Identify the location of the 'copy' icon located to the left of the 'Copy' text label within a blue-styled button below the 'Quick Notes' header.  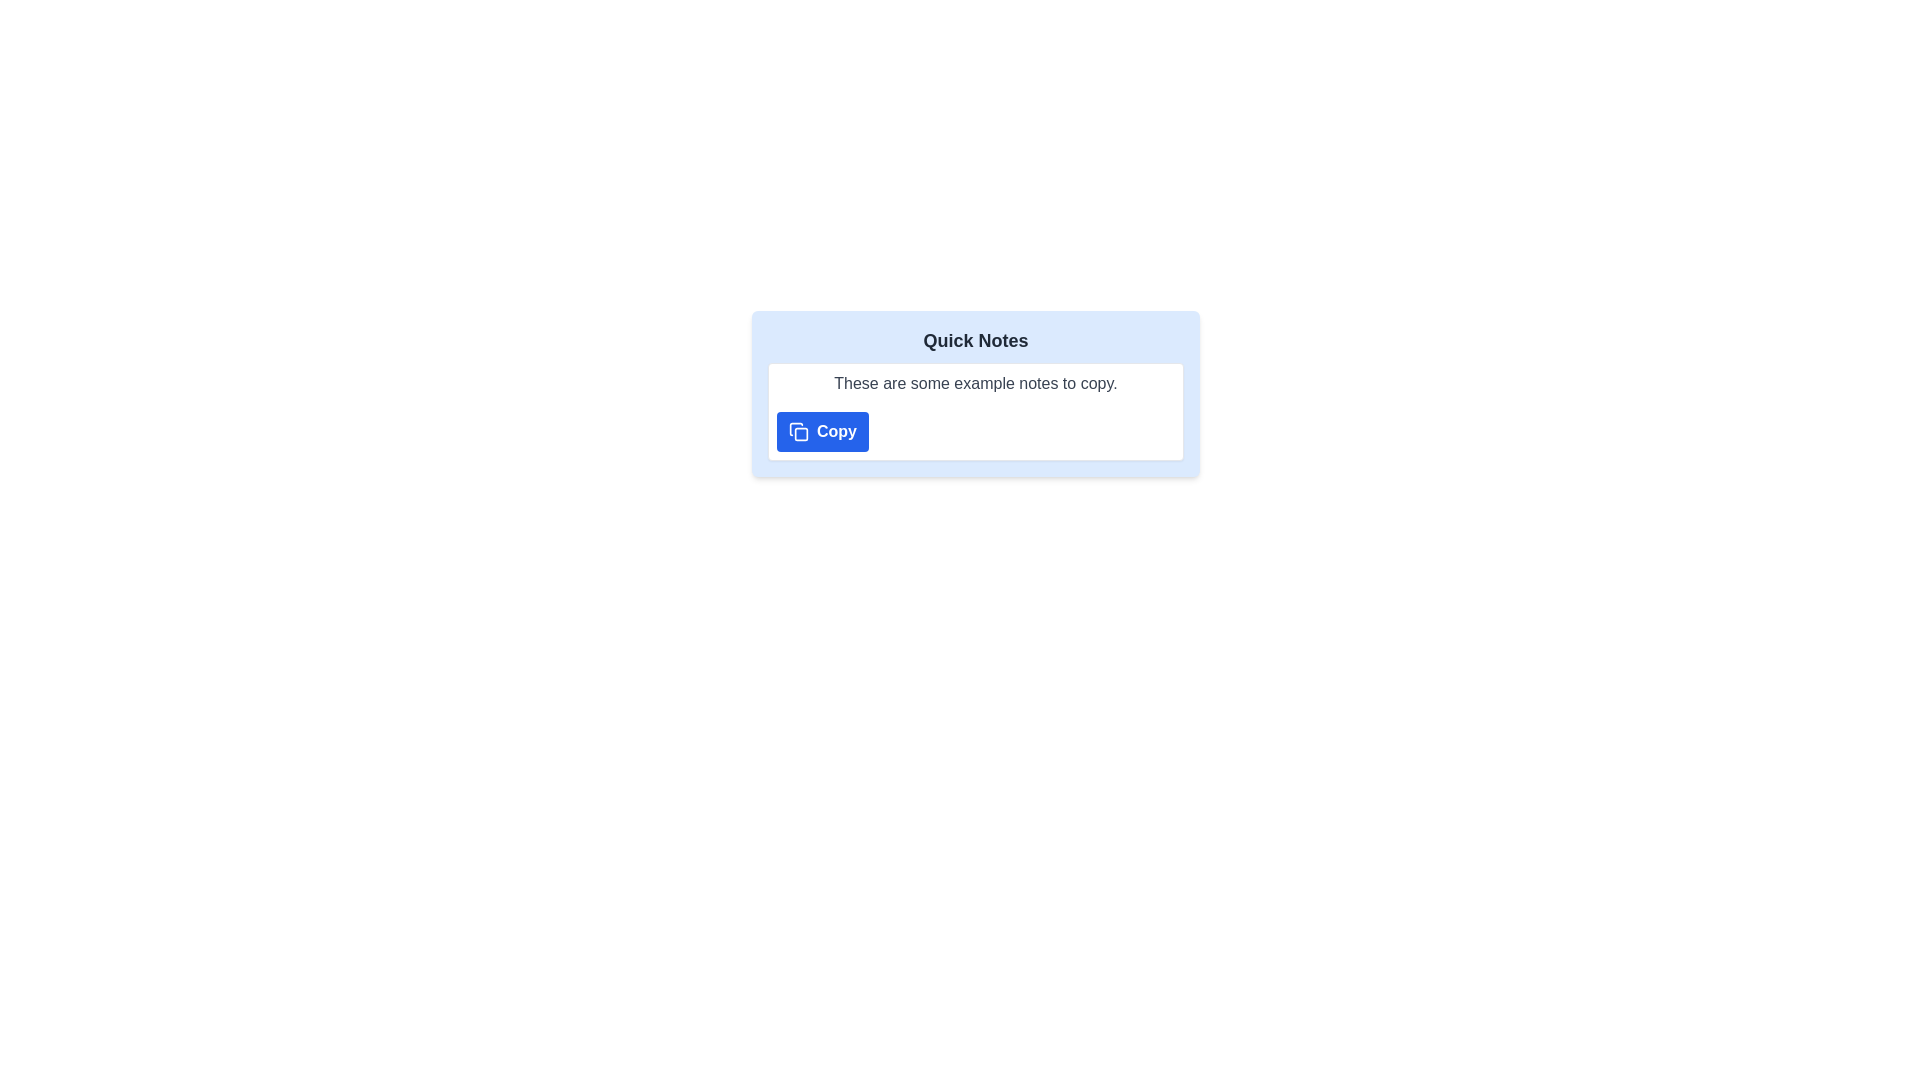
(797, 431).